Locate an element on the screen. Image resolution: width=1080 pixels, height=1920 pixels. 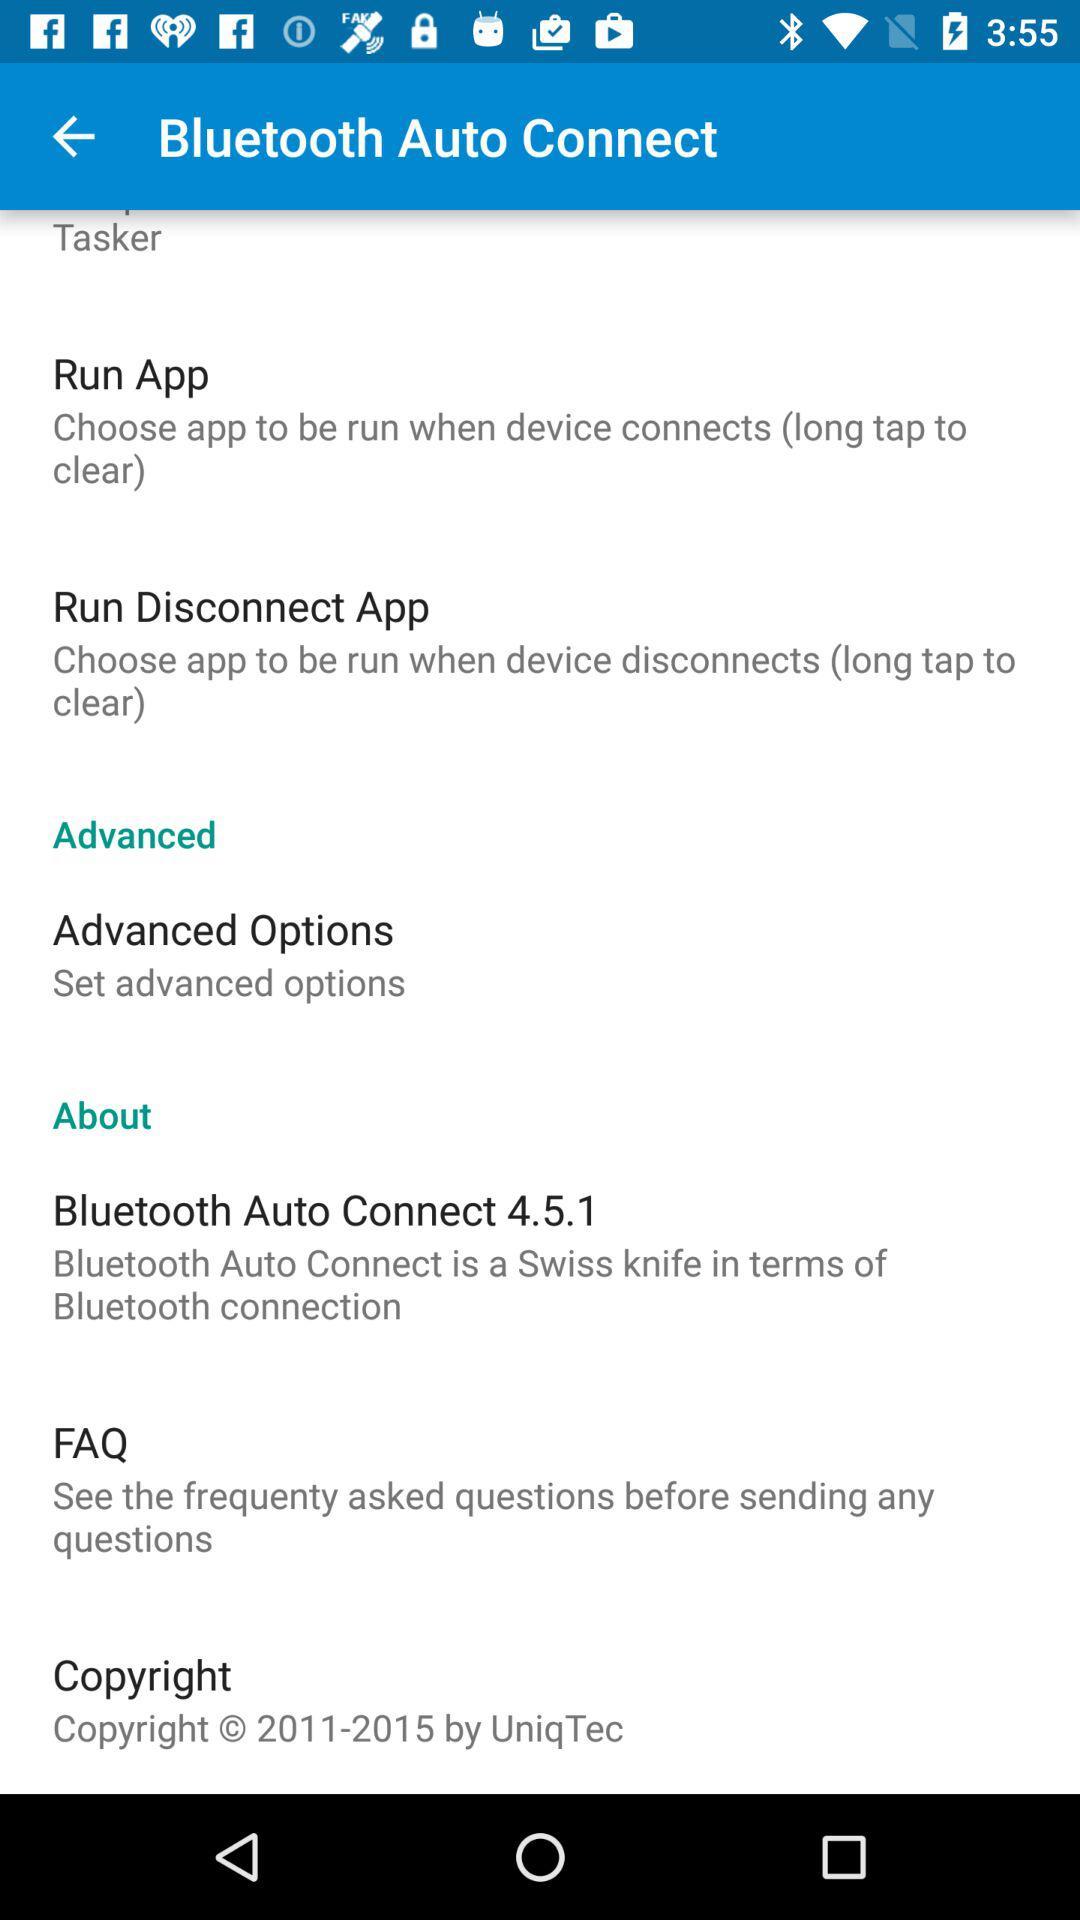
faq item is located at coordinates (90, 1441).